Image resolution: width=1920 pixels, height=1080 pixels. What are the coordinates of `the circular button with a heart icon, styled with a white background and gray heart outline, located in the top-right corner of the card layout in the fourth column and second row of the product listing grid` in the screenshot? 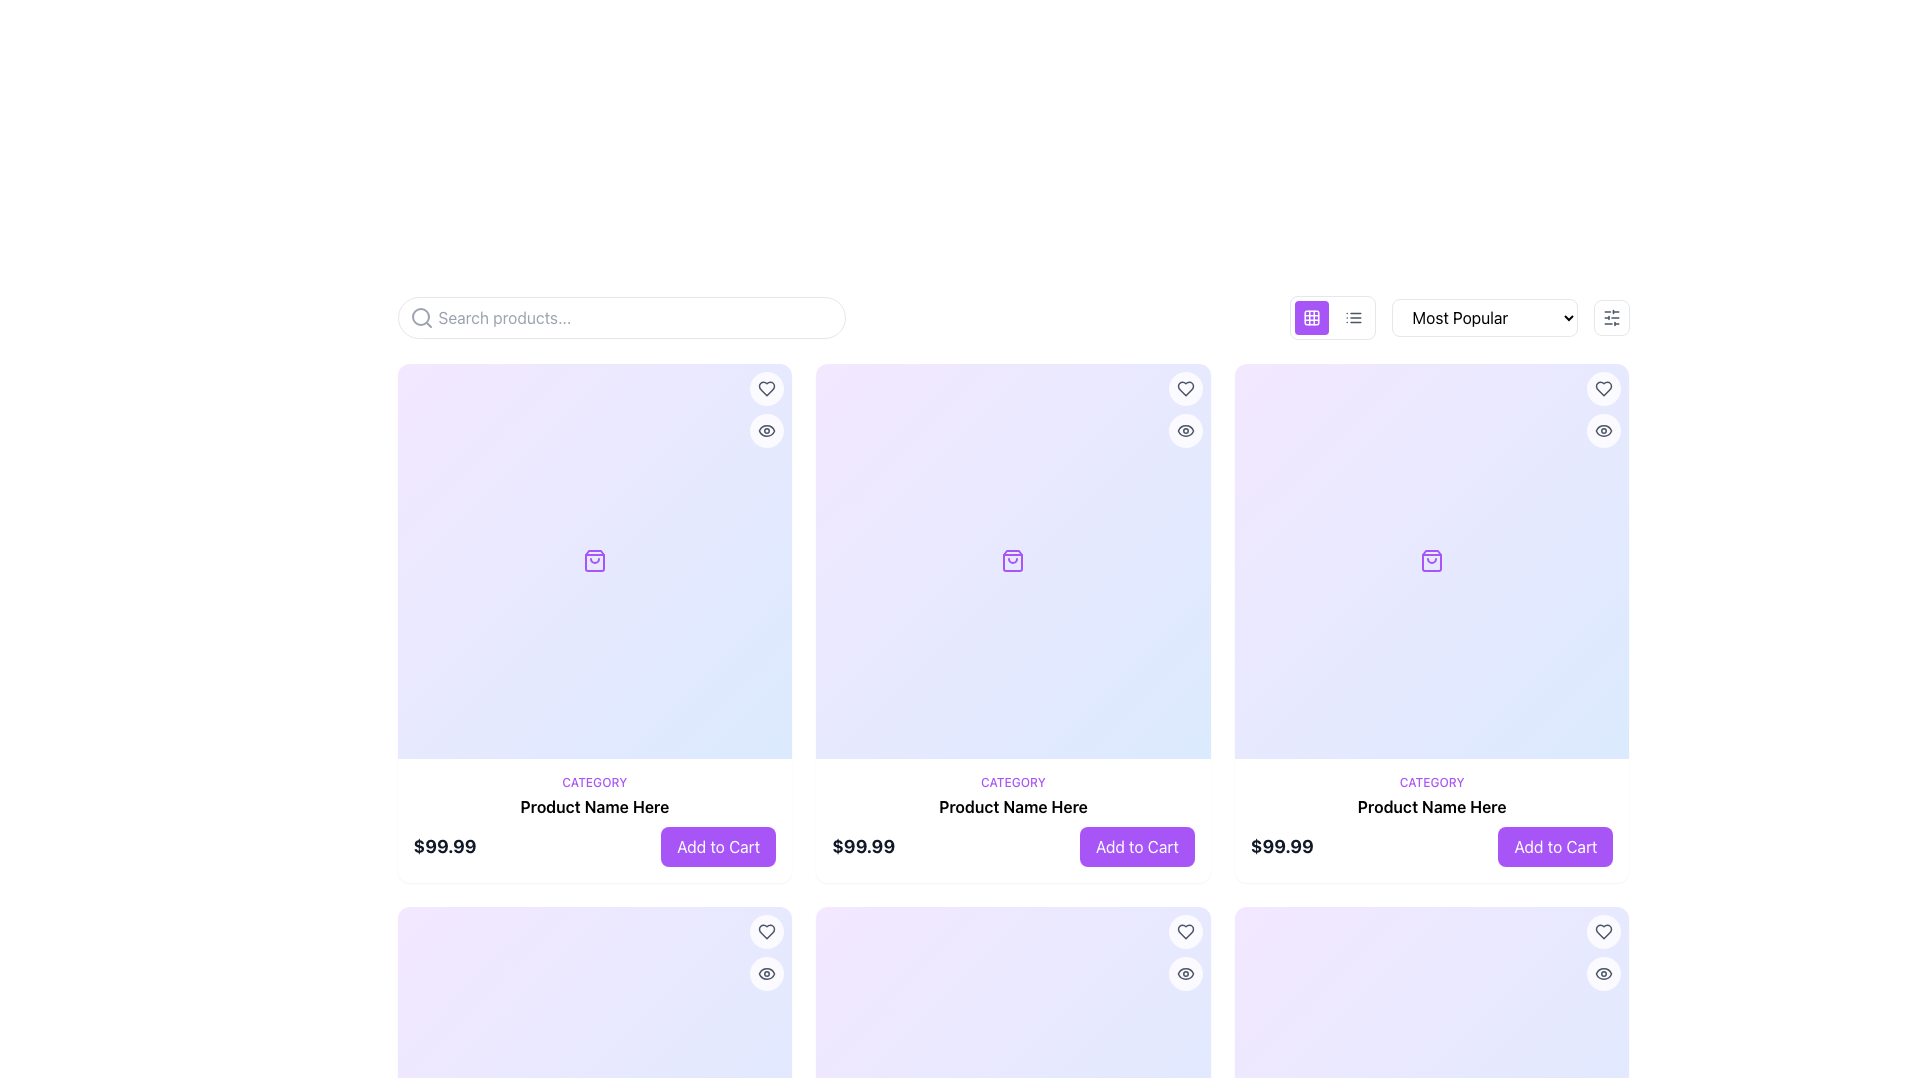 It's located at (1604, 931).